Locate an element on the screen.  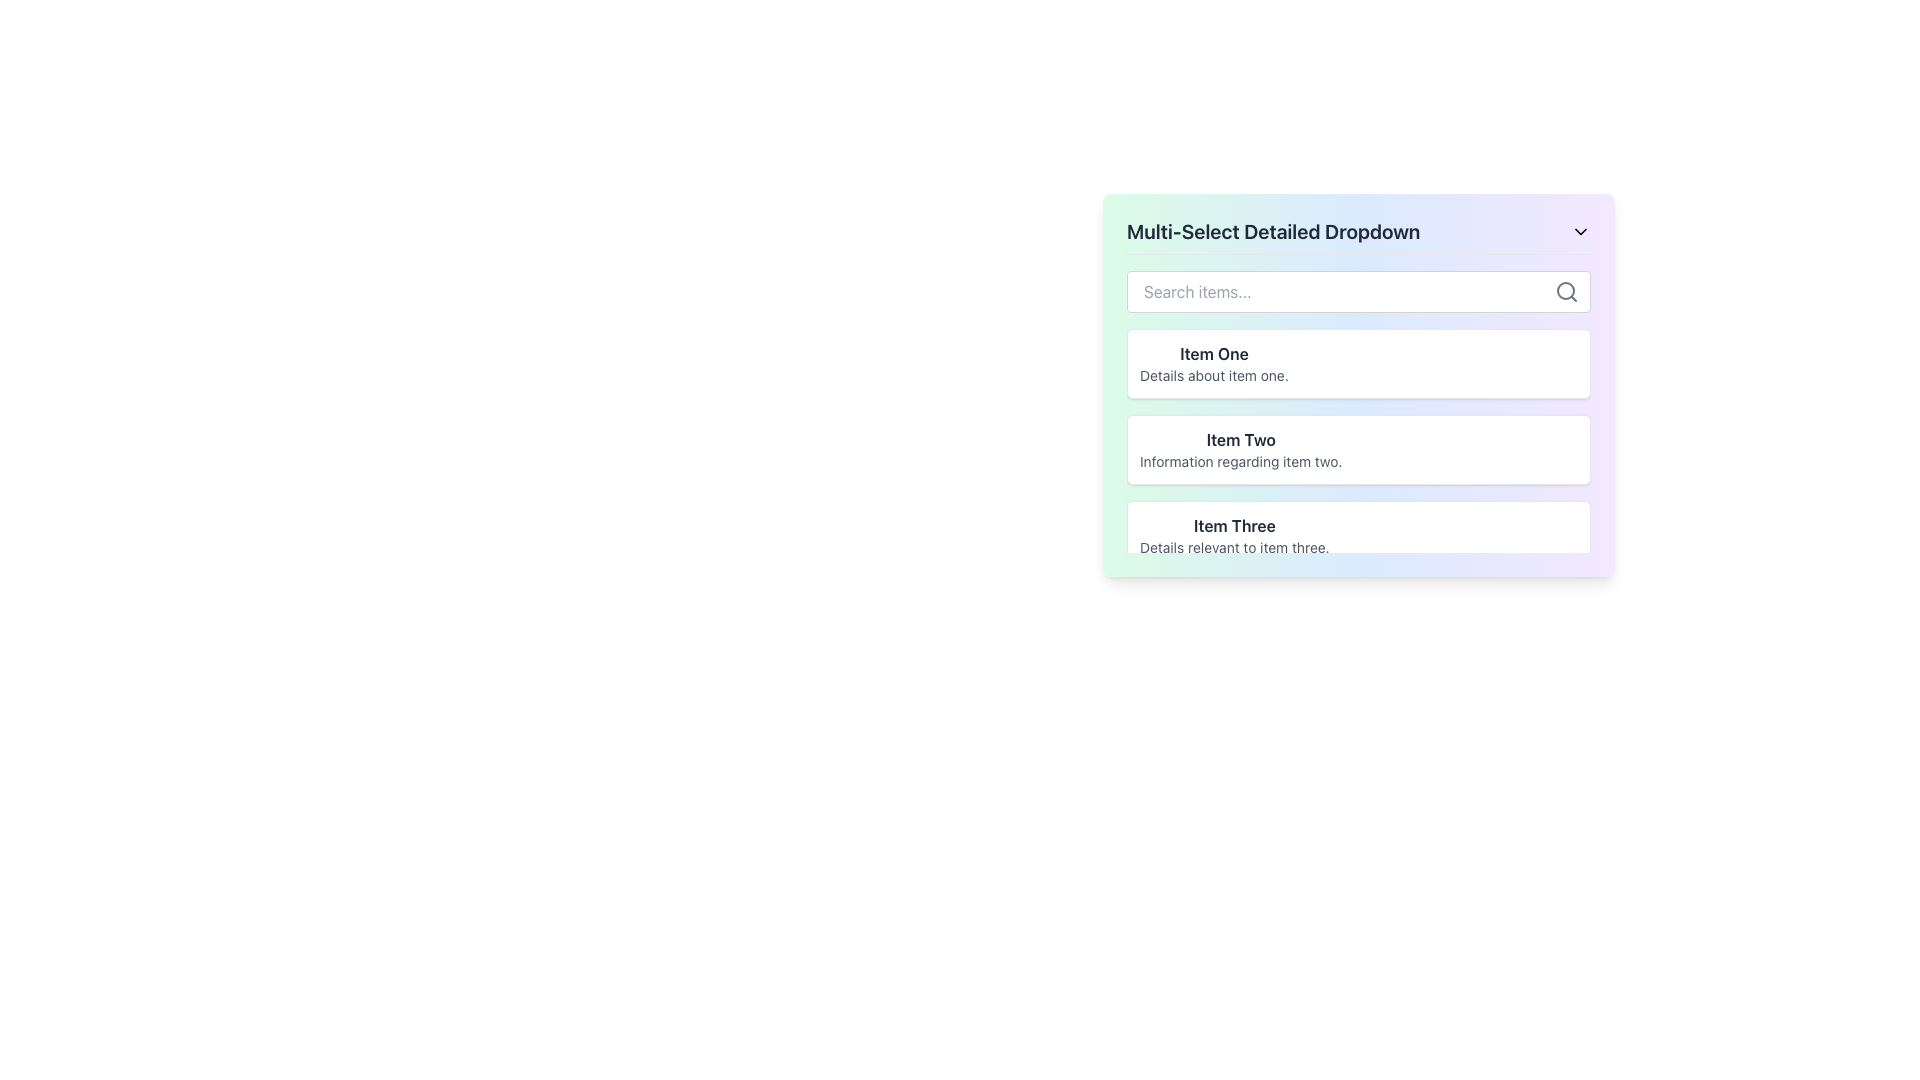
the static text providing additional context for 'Item Two', located below the title in the second section of the multi-item dropdown is located at coordinates (1240, 462).